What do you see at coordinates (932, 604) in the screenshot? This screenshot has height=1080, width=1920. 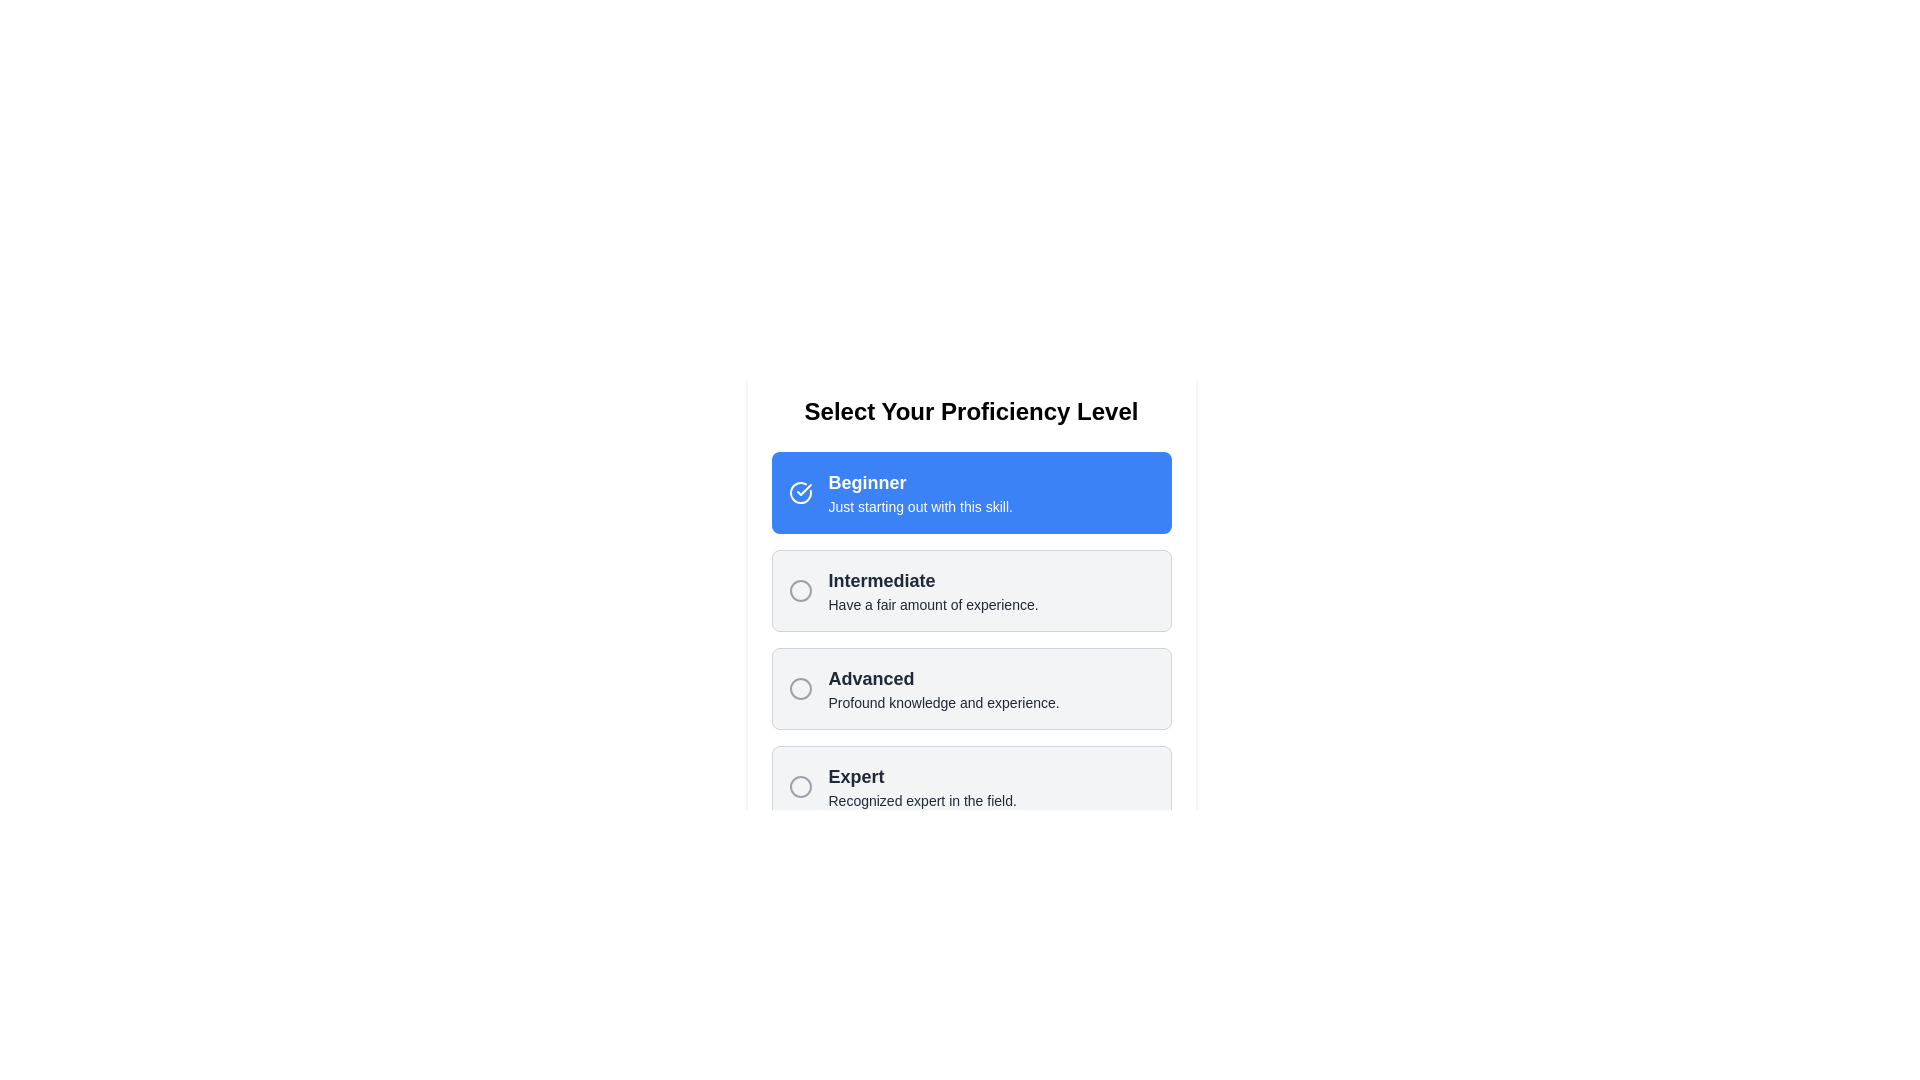 I see `the text label providing a brief description of the proficiency level labeled as 'Intermediate', located below the 'Intermediate' text in the proficiency selection interface` at bounding box center [932, 604].